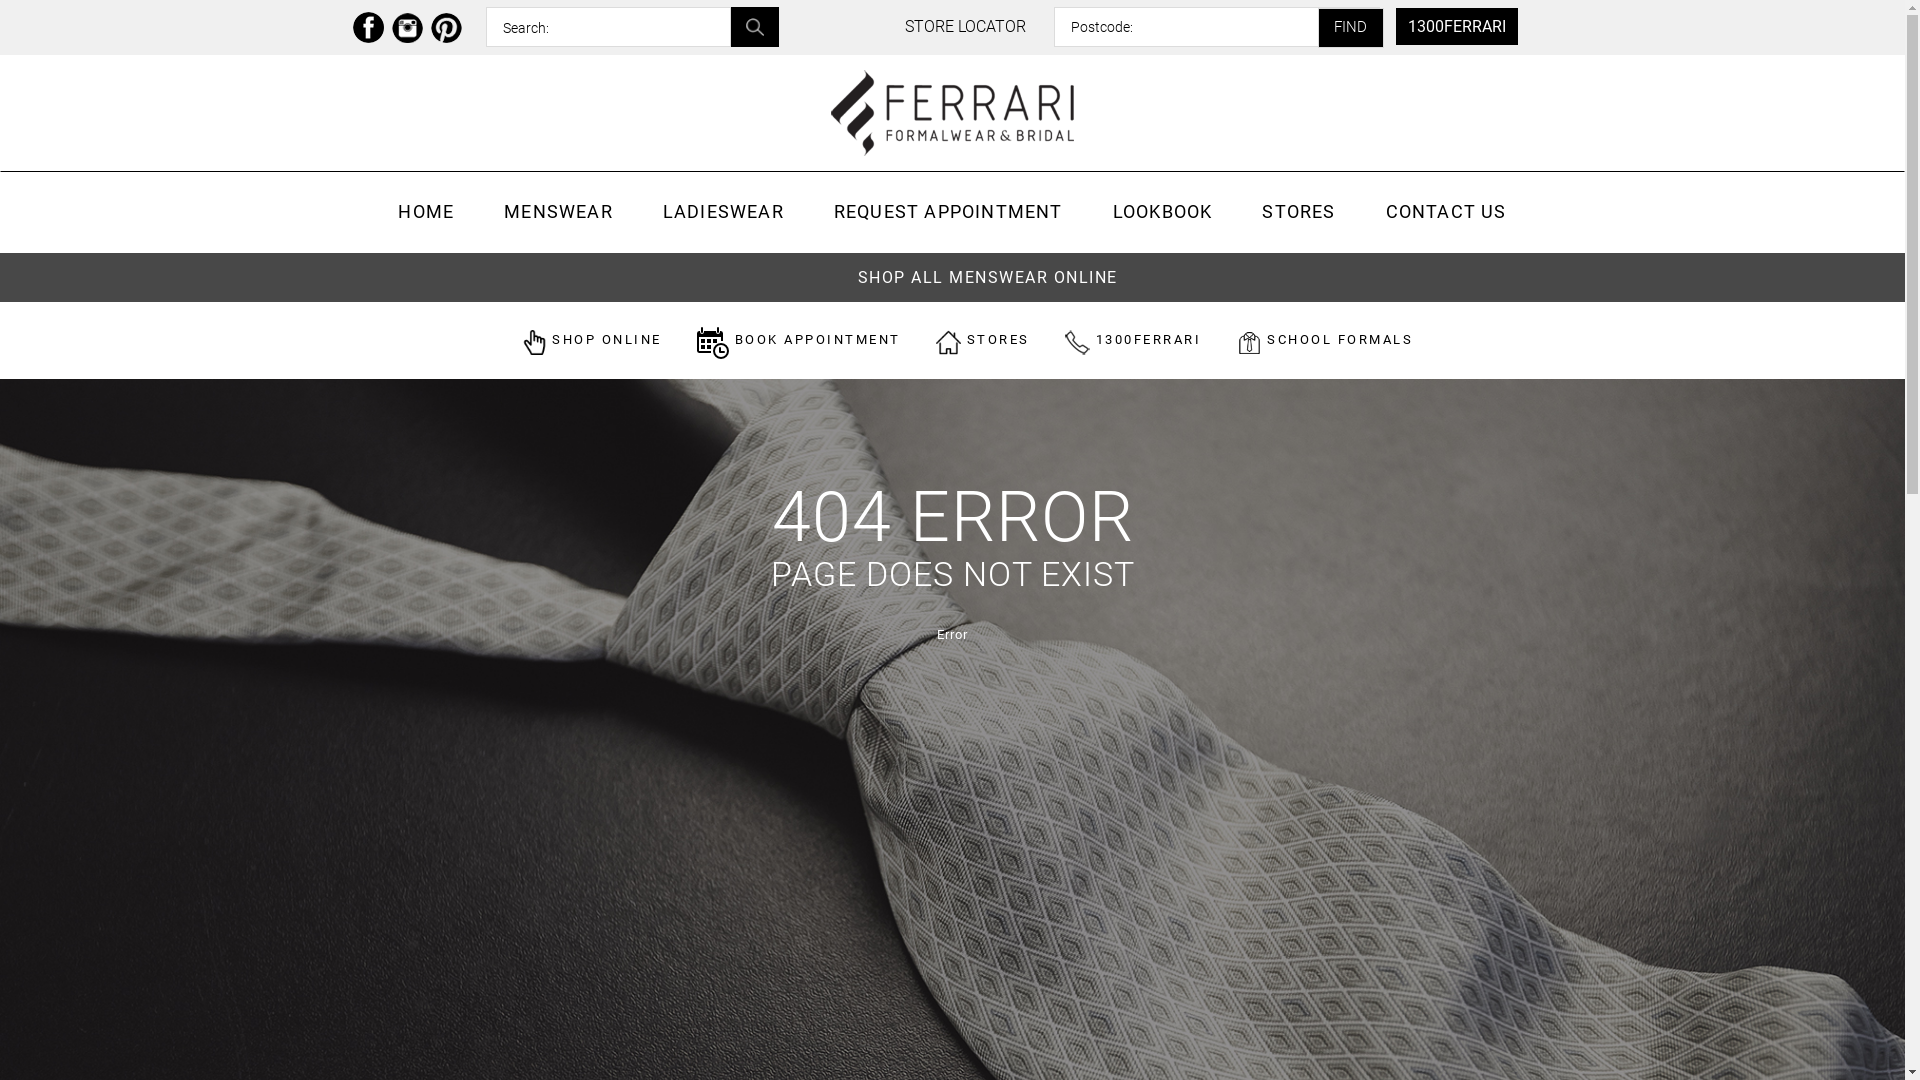 This screenshot has height=1080, width=1920. I want to click on '1300FERRARI', so click(1457, 26).